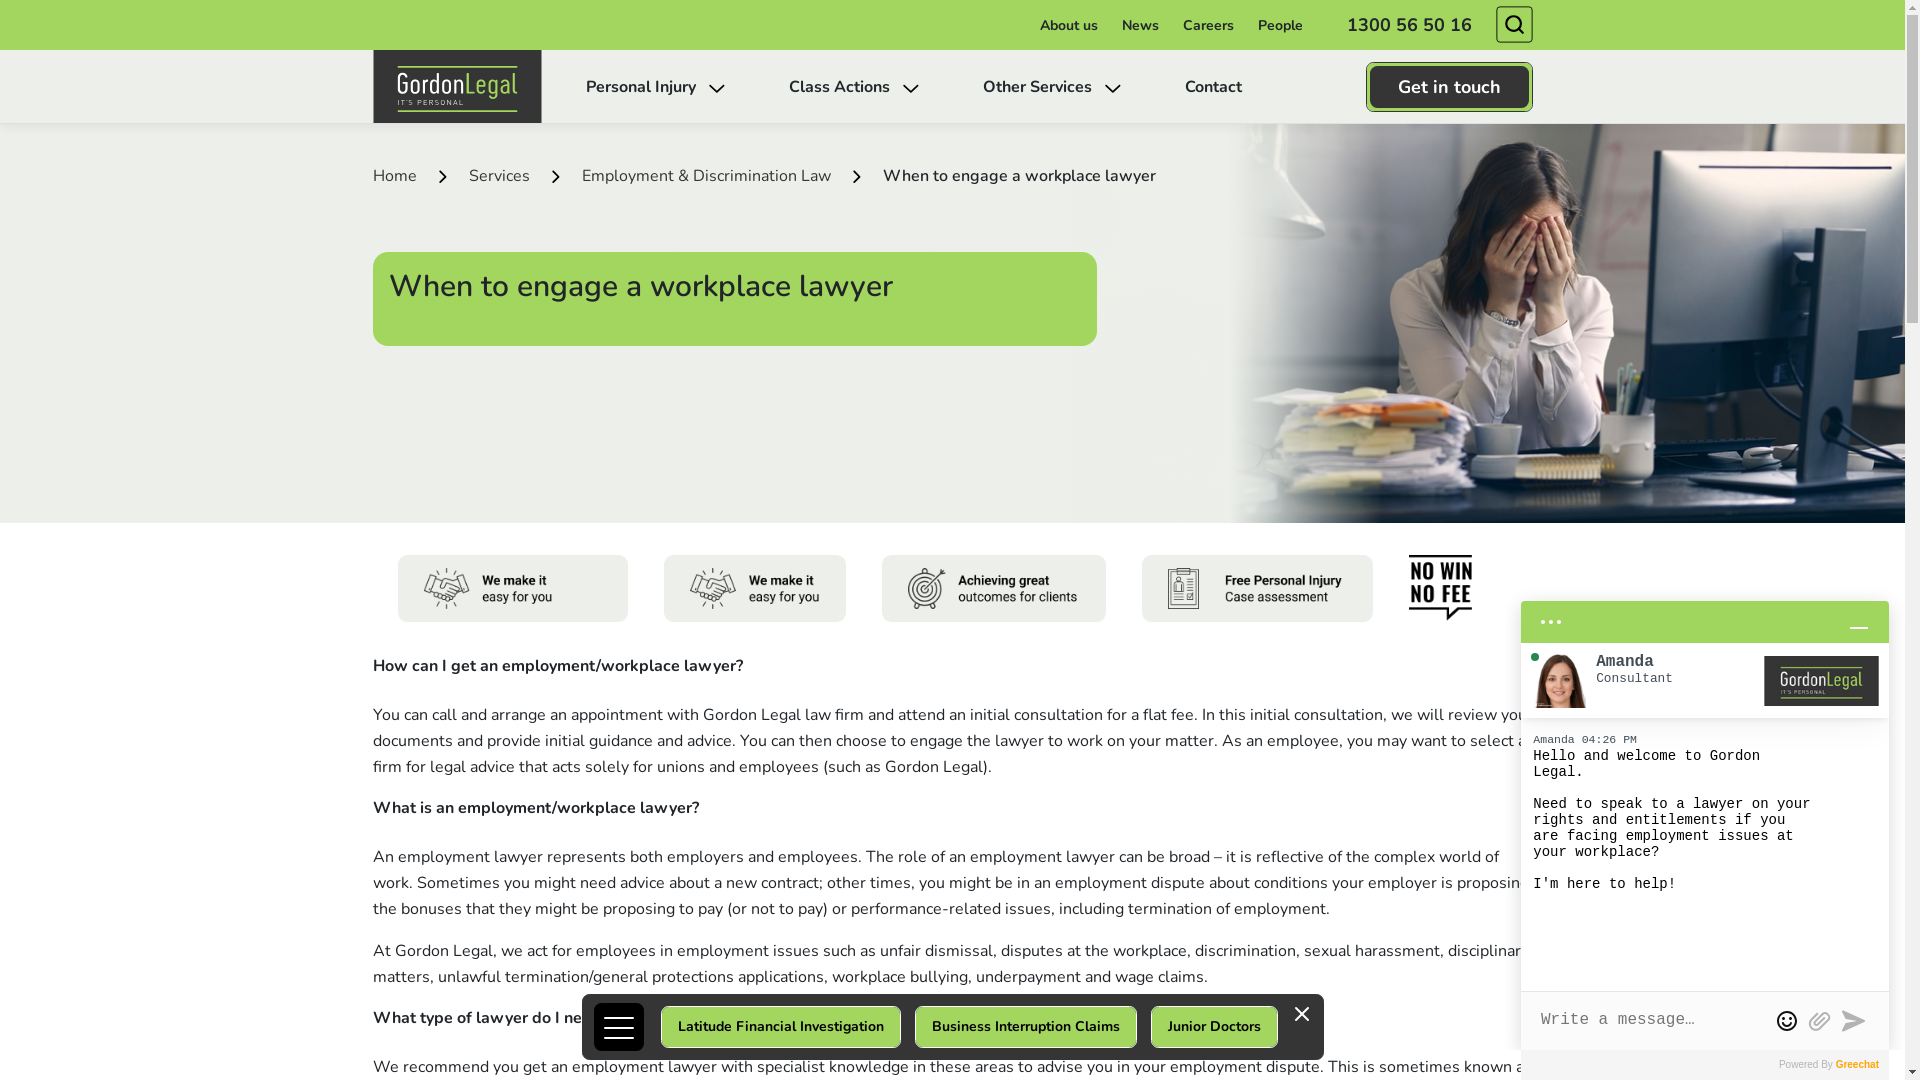 This screenshot has height=1080, width=1920. I want to click on 'Careers', so click(1206, 25).